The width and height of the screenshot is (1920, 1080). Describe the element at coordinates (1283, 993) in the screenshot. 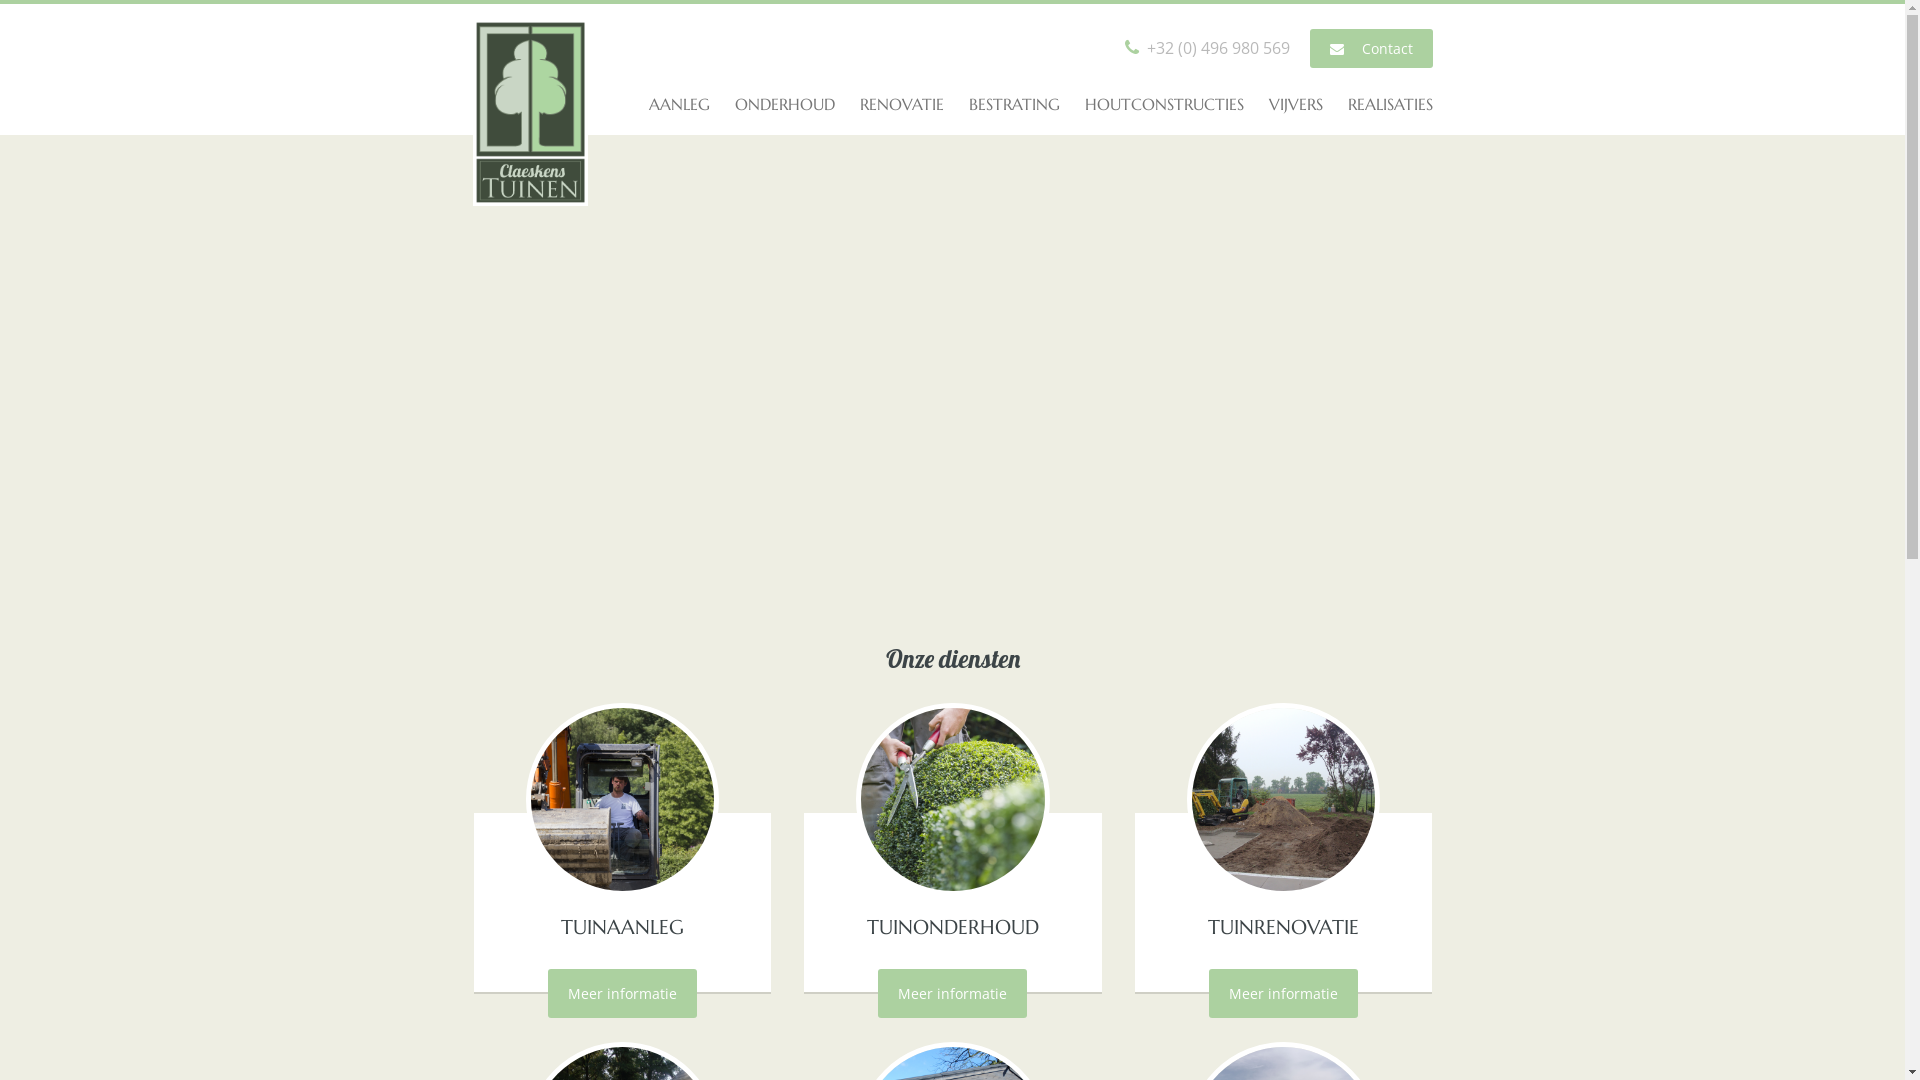

I see `'Meer informatie'` at that location.